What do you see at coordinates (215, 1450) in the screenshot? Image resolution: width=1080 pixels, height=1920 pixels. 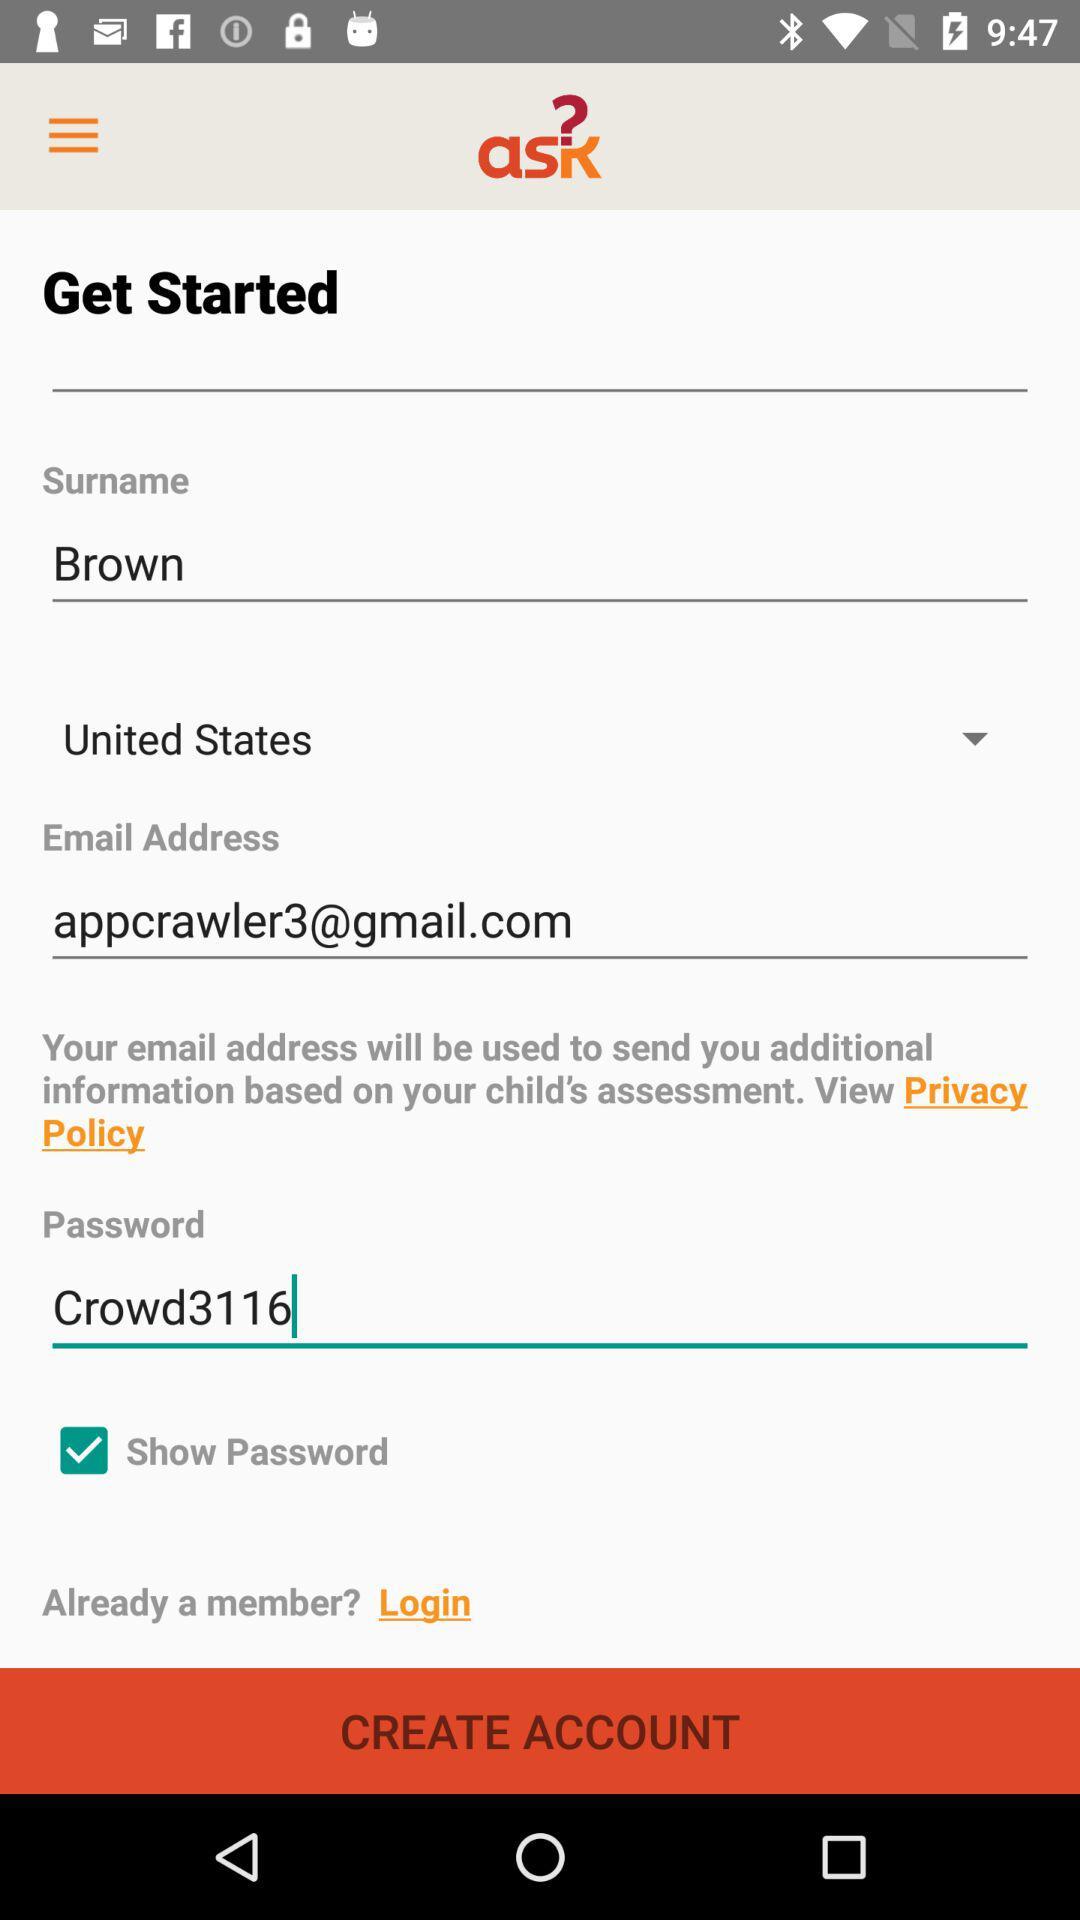 I see `the item at the bottom left corner` at bounding box center [215, 1450].